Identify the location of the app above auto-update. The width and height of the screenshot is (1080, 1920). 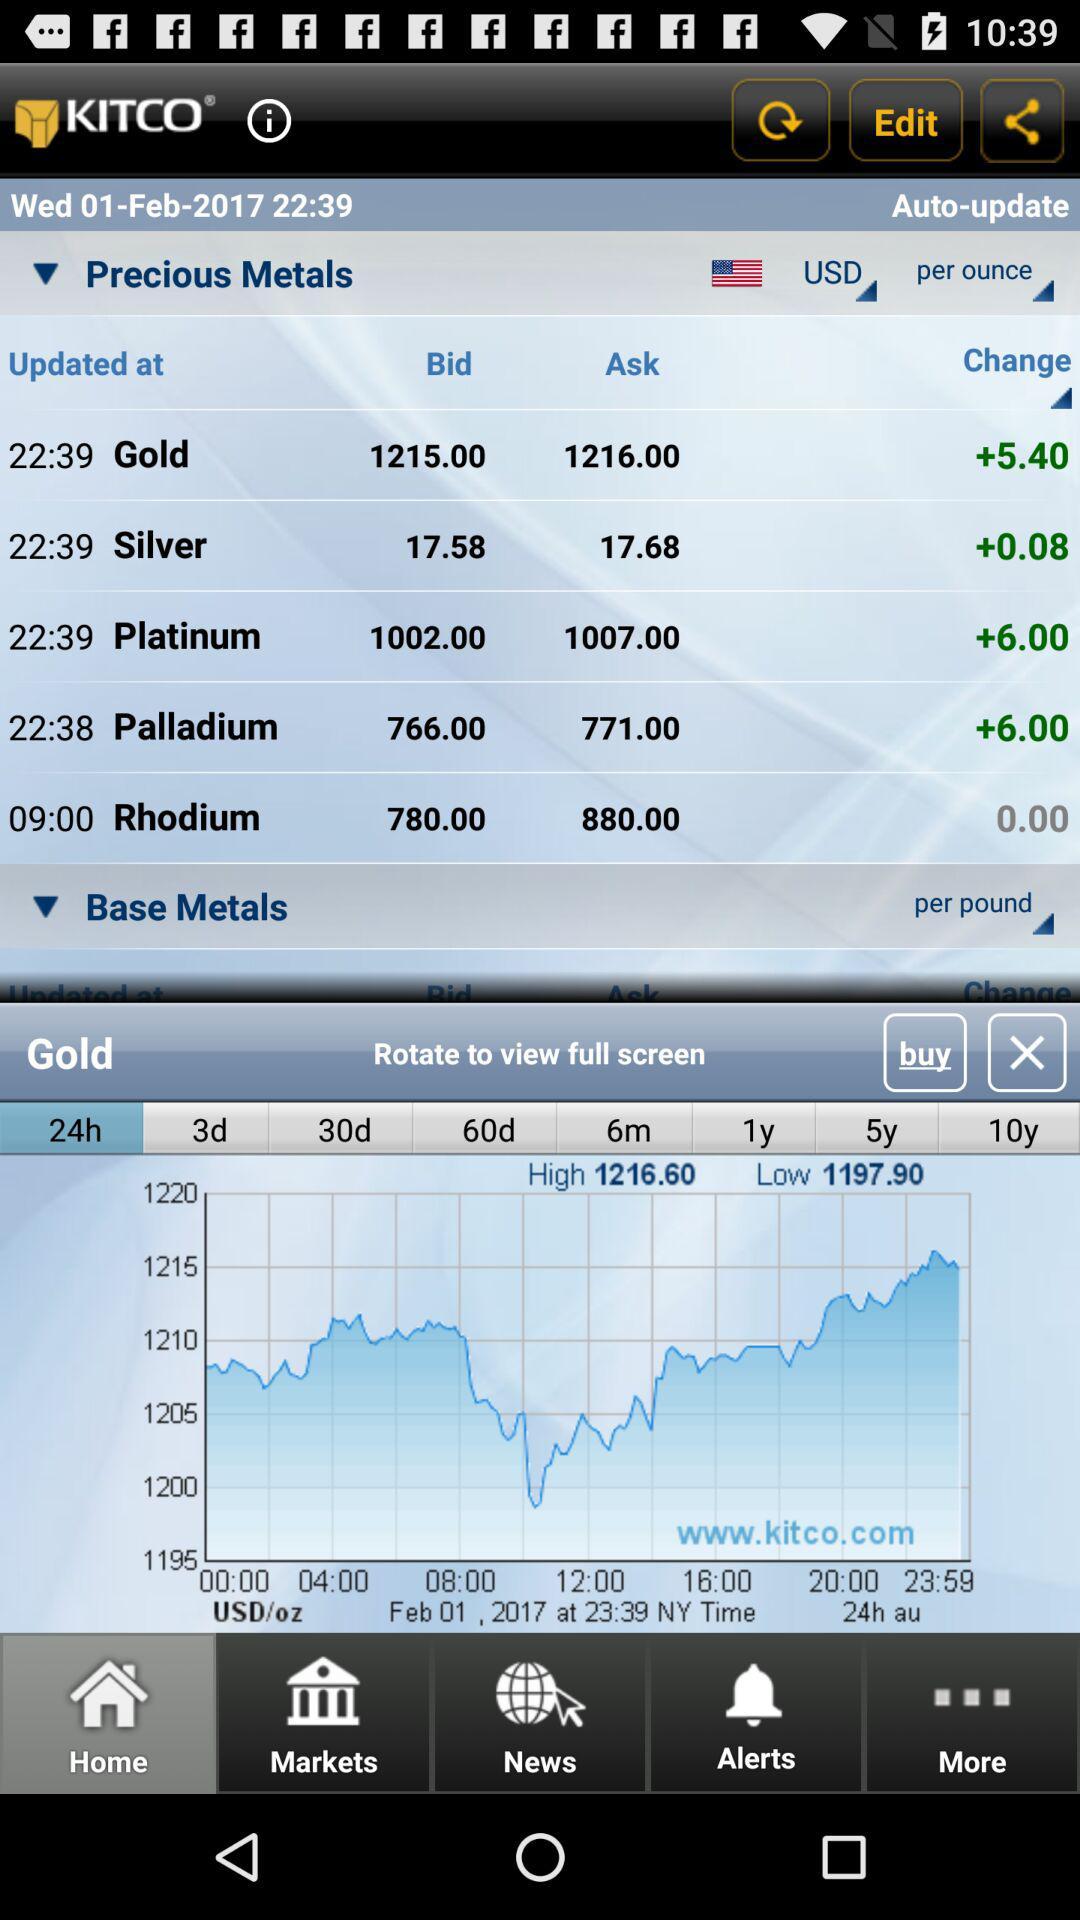
(906, 119).